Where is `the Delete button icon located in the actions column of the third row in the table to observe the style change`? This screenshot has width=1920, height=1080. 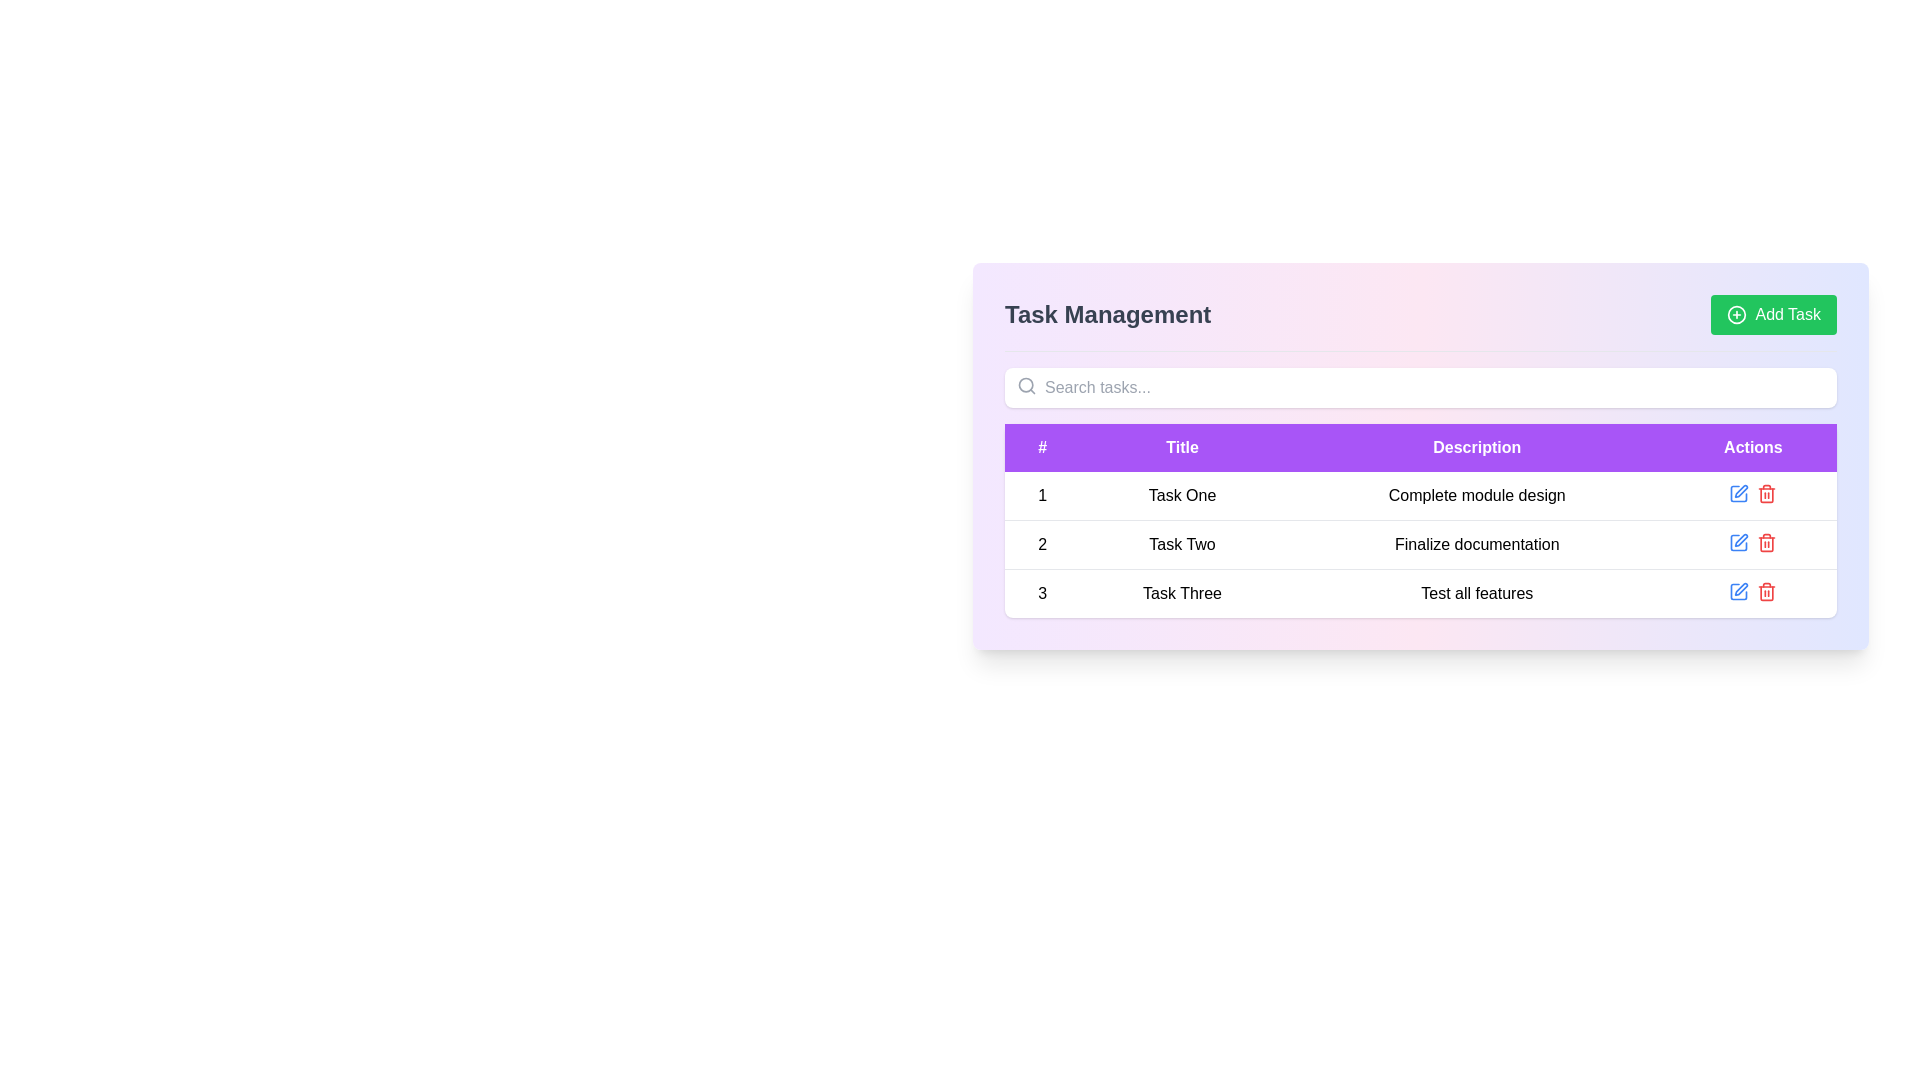
the Delete button icon located in the actions column of the third row in the table to observe the style change is located at coordinates (1767, 590).